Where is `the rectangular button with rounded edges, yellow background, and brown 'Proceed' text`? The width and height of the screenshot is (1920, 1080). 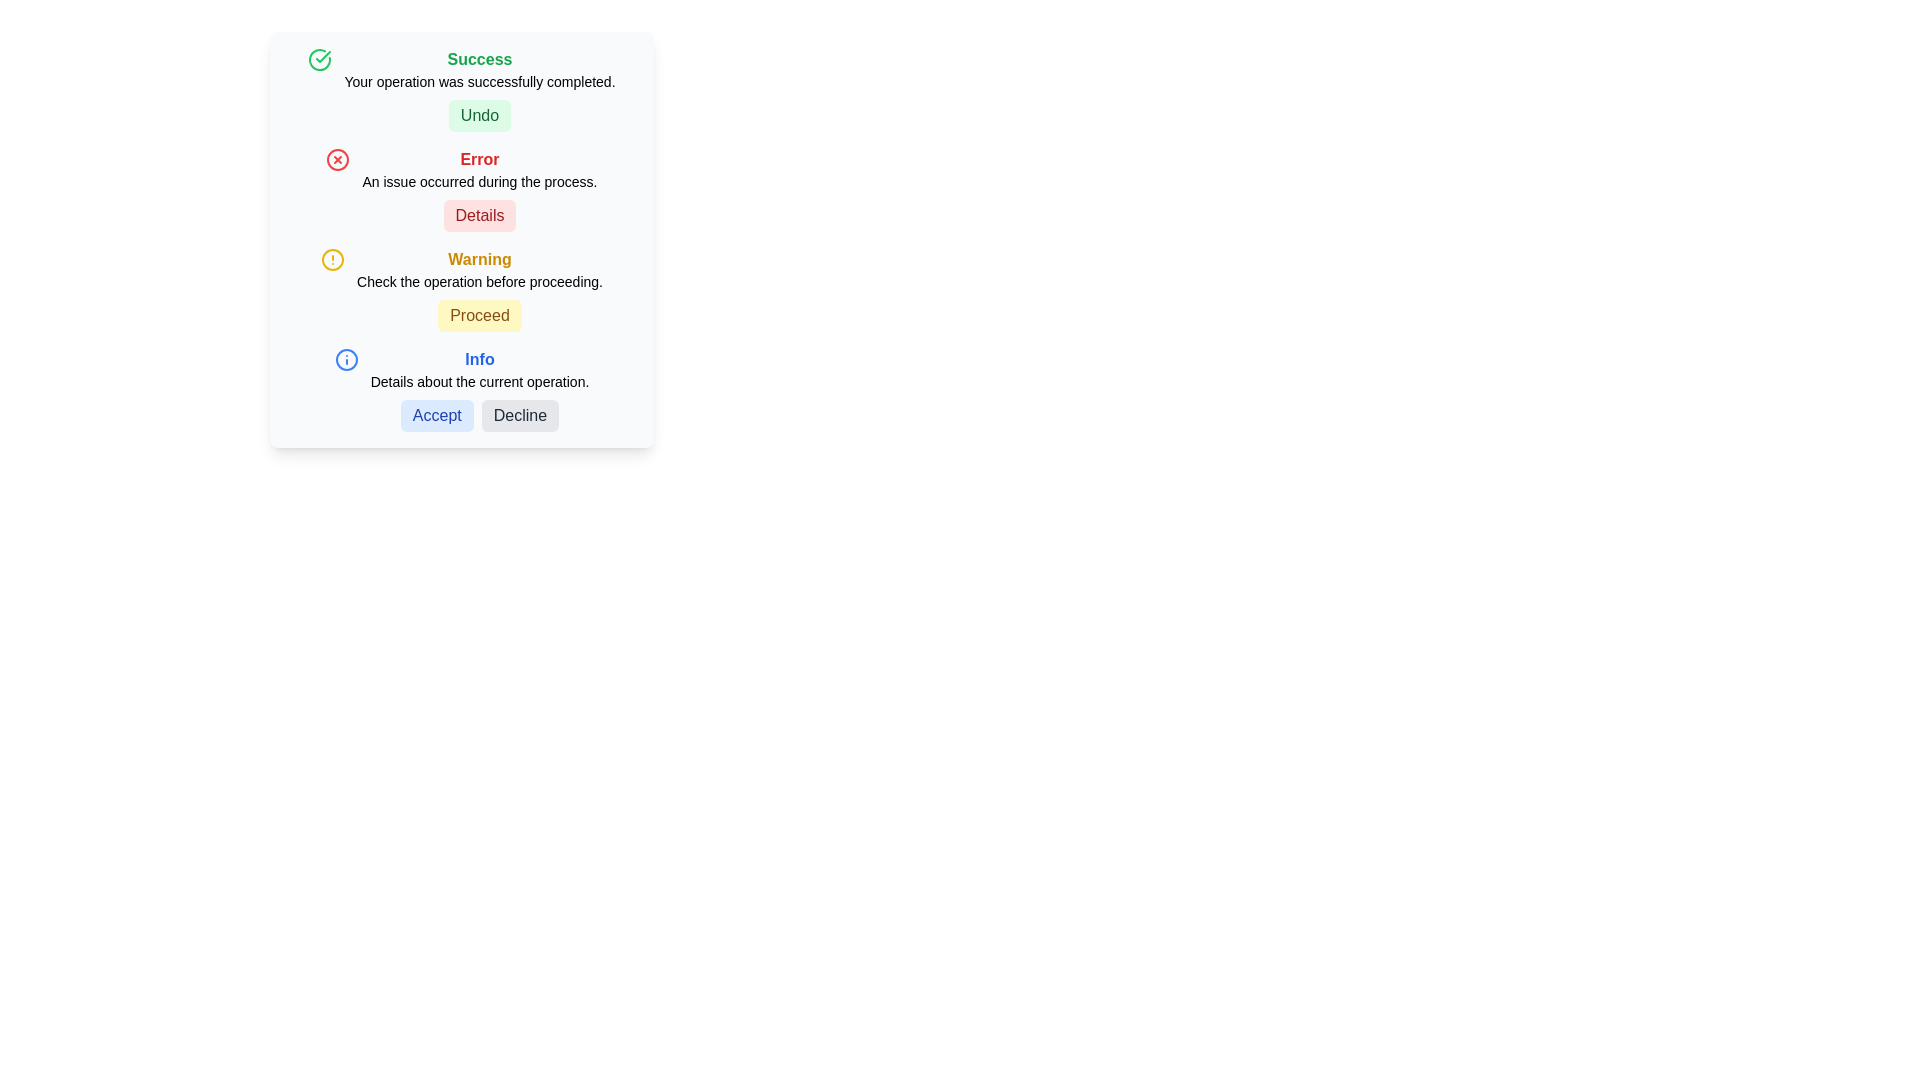
the rectangular button with rounded edges, yellow background, and brown 'Proceed' text is located at coordinates (480, 315).